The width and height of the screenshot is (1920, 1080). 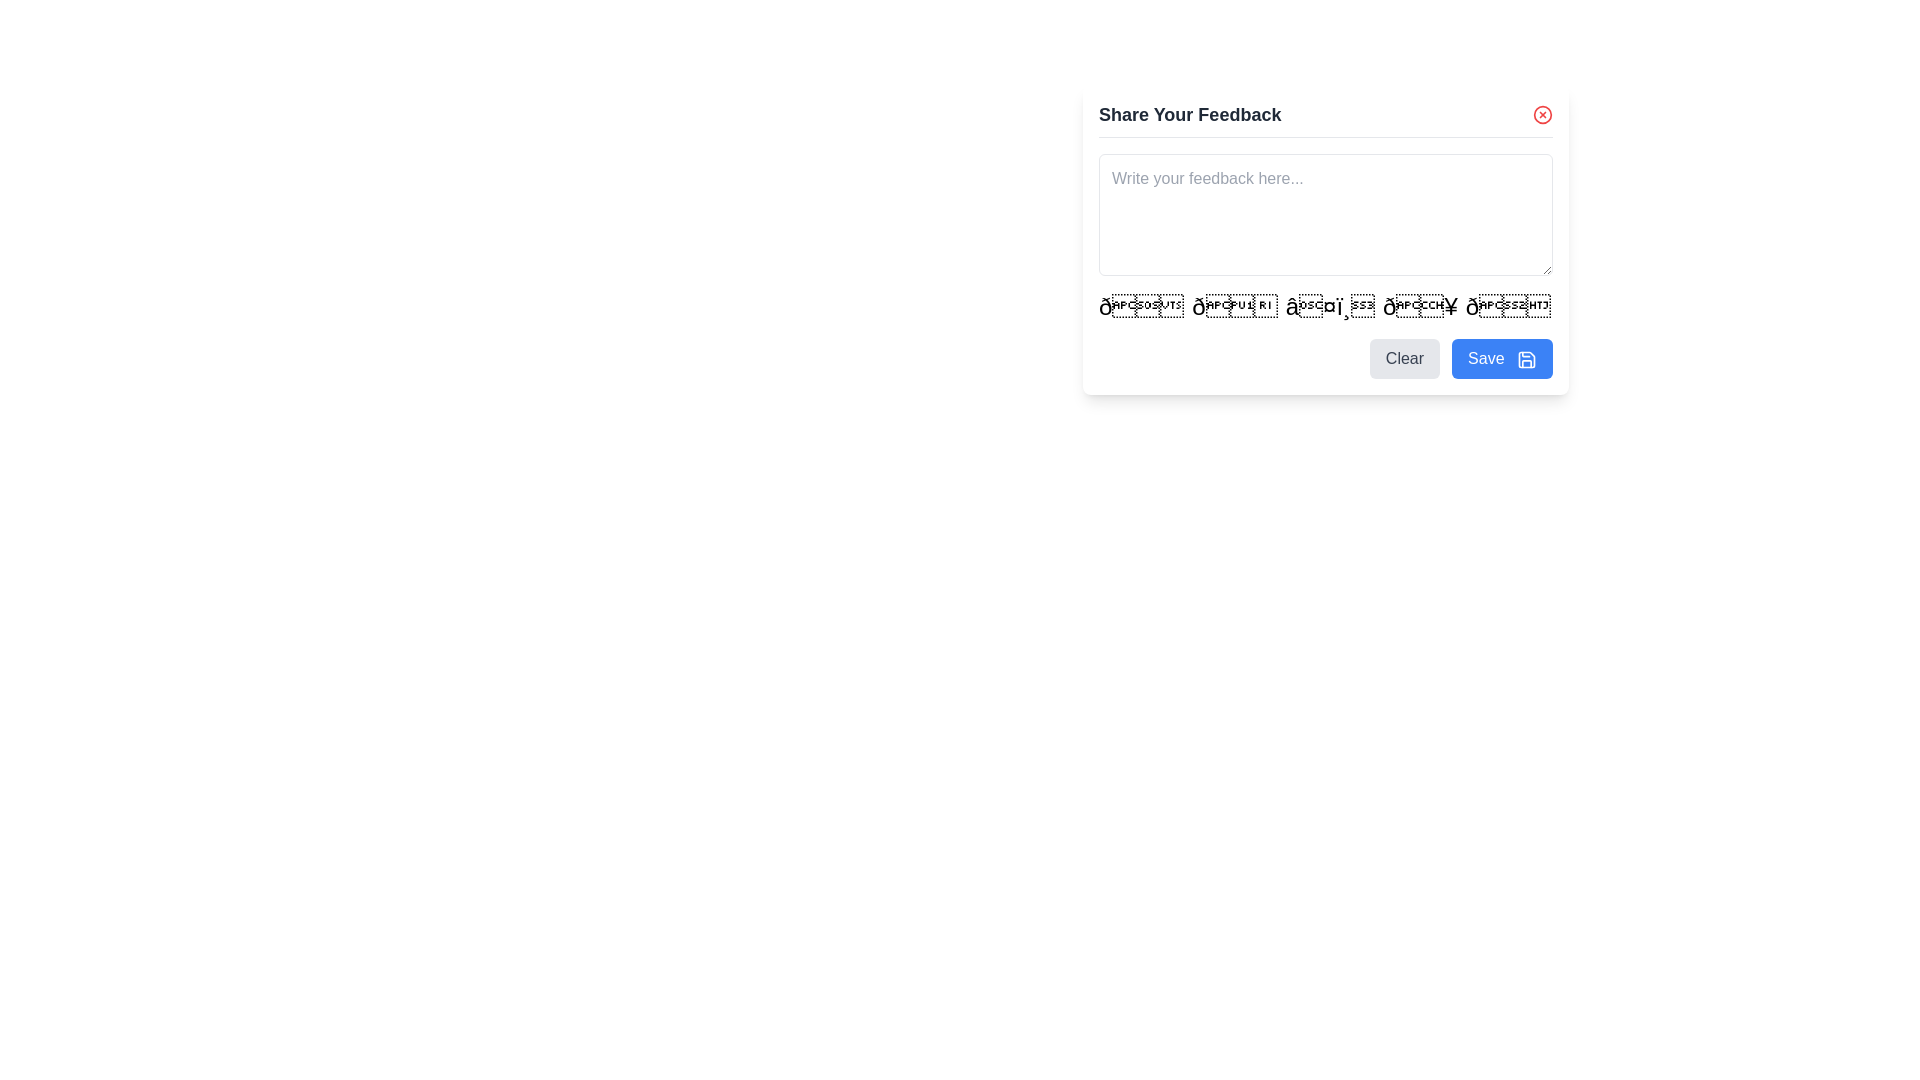 I want to click on text label 'Share Your Feedback' displayed in bold, dark gray font at the top of the feedback form, so click(x=1190, y=115).